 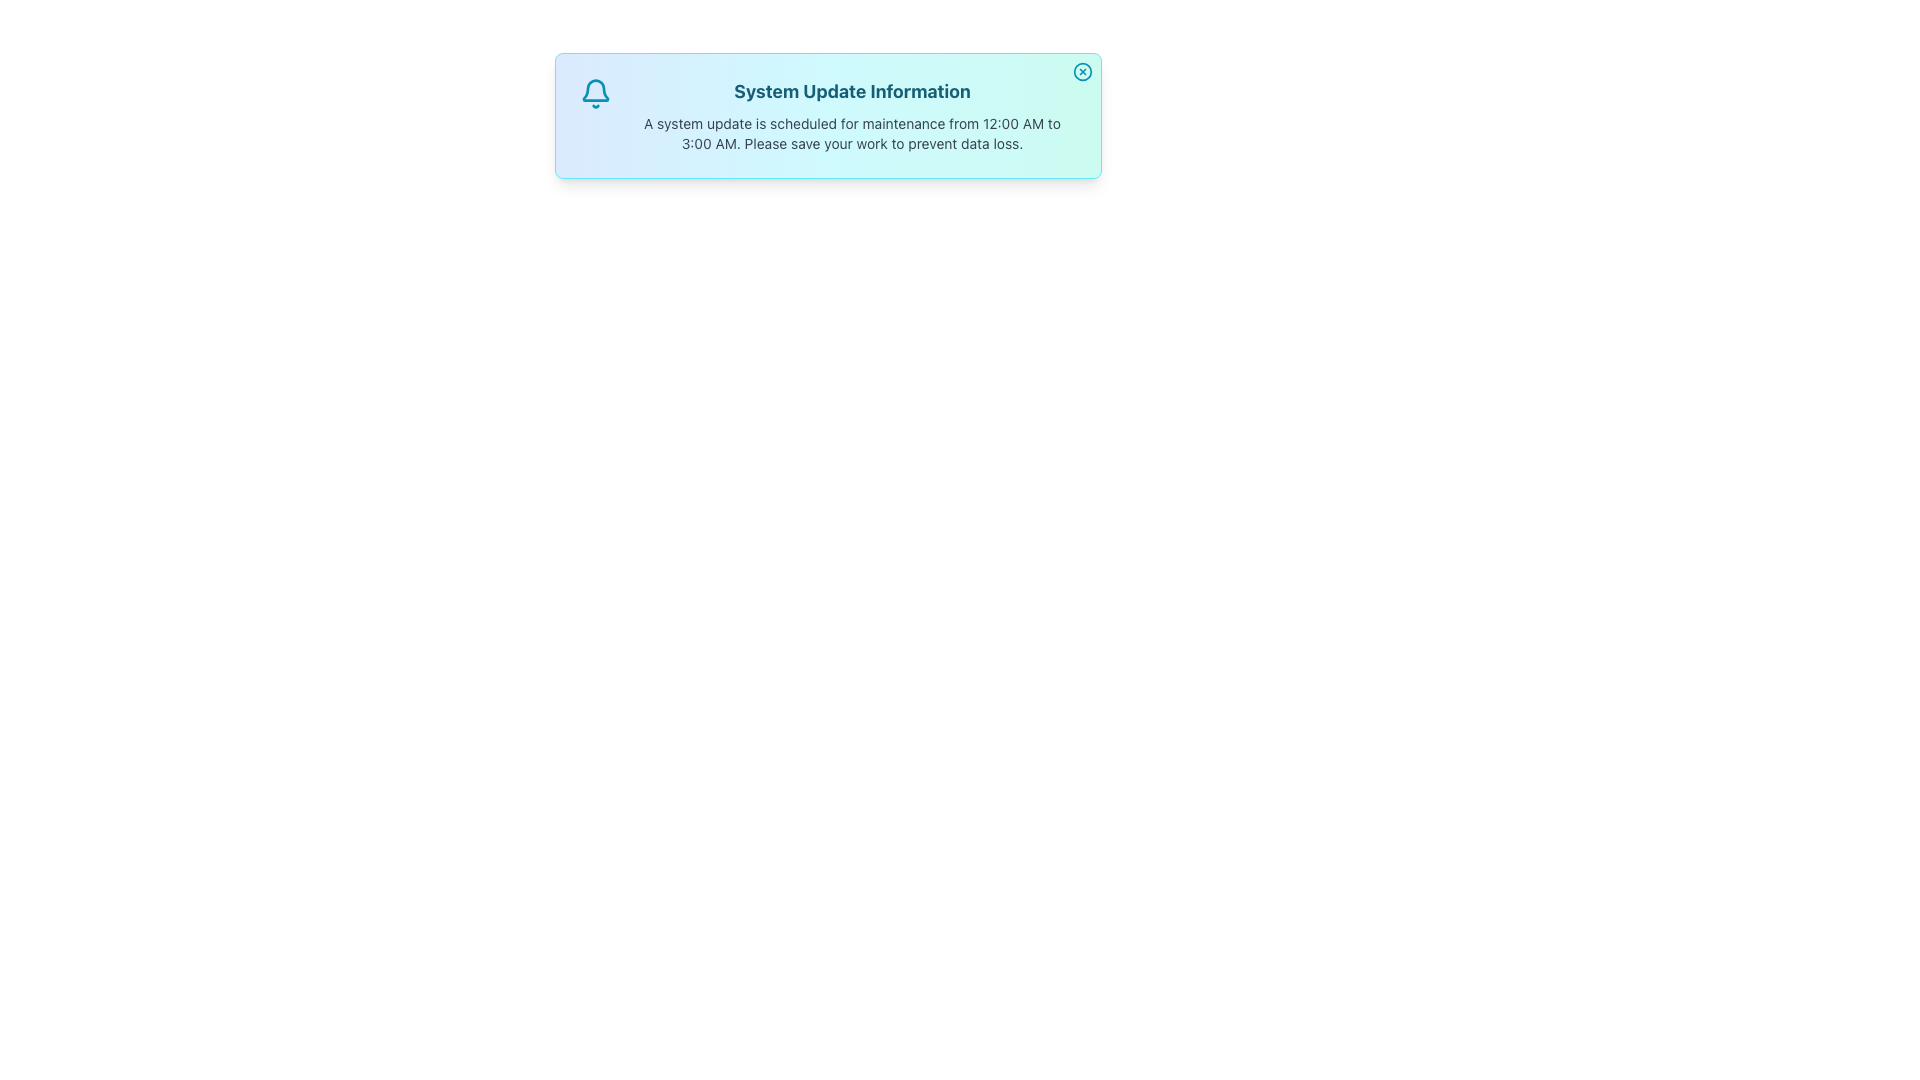 I want to click on the Informational Text Block that provides crucial information about the scheduled system update, including the heading 'System Update Information', so click(x=852, y=115).